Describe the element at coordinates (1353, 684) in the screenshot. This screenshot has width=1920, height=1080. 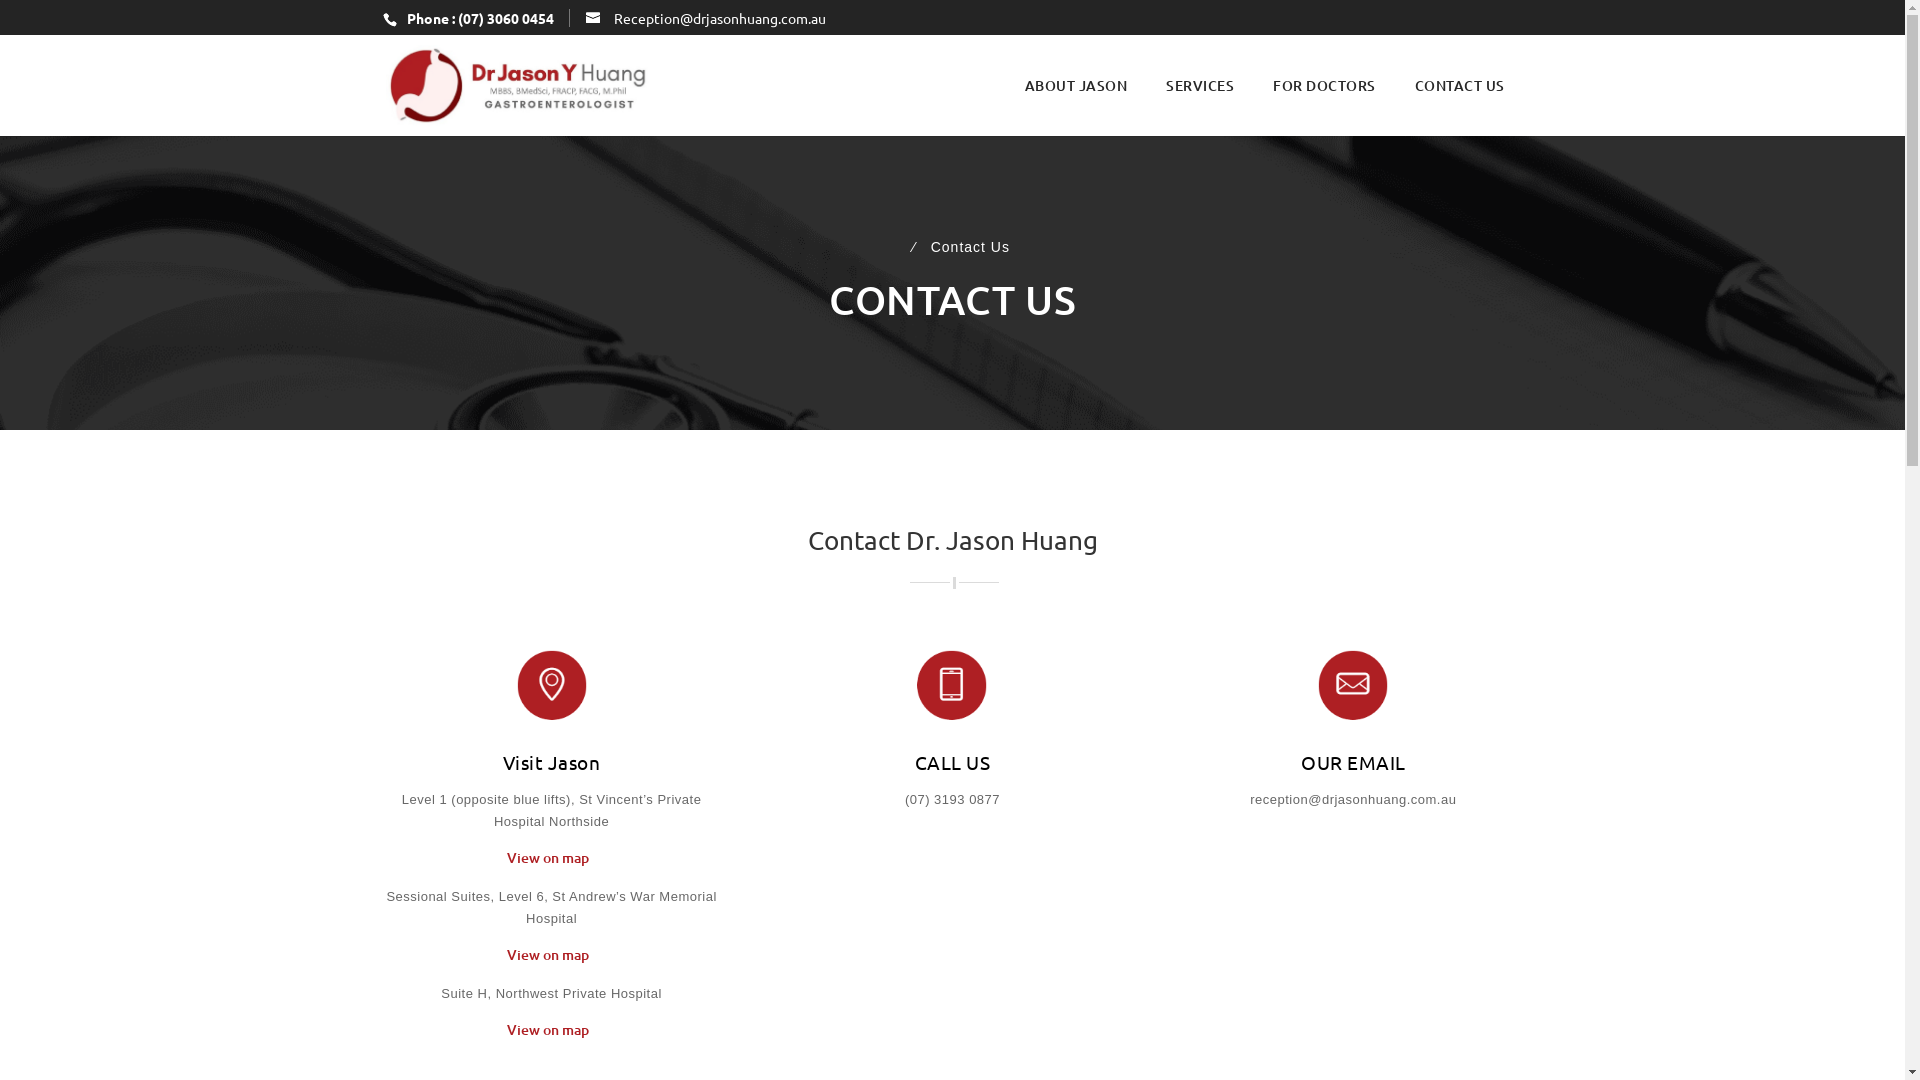
I see `'icon3'` at that location.